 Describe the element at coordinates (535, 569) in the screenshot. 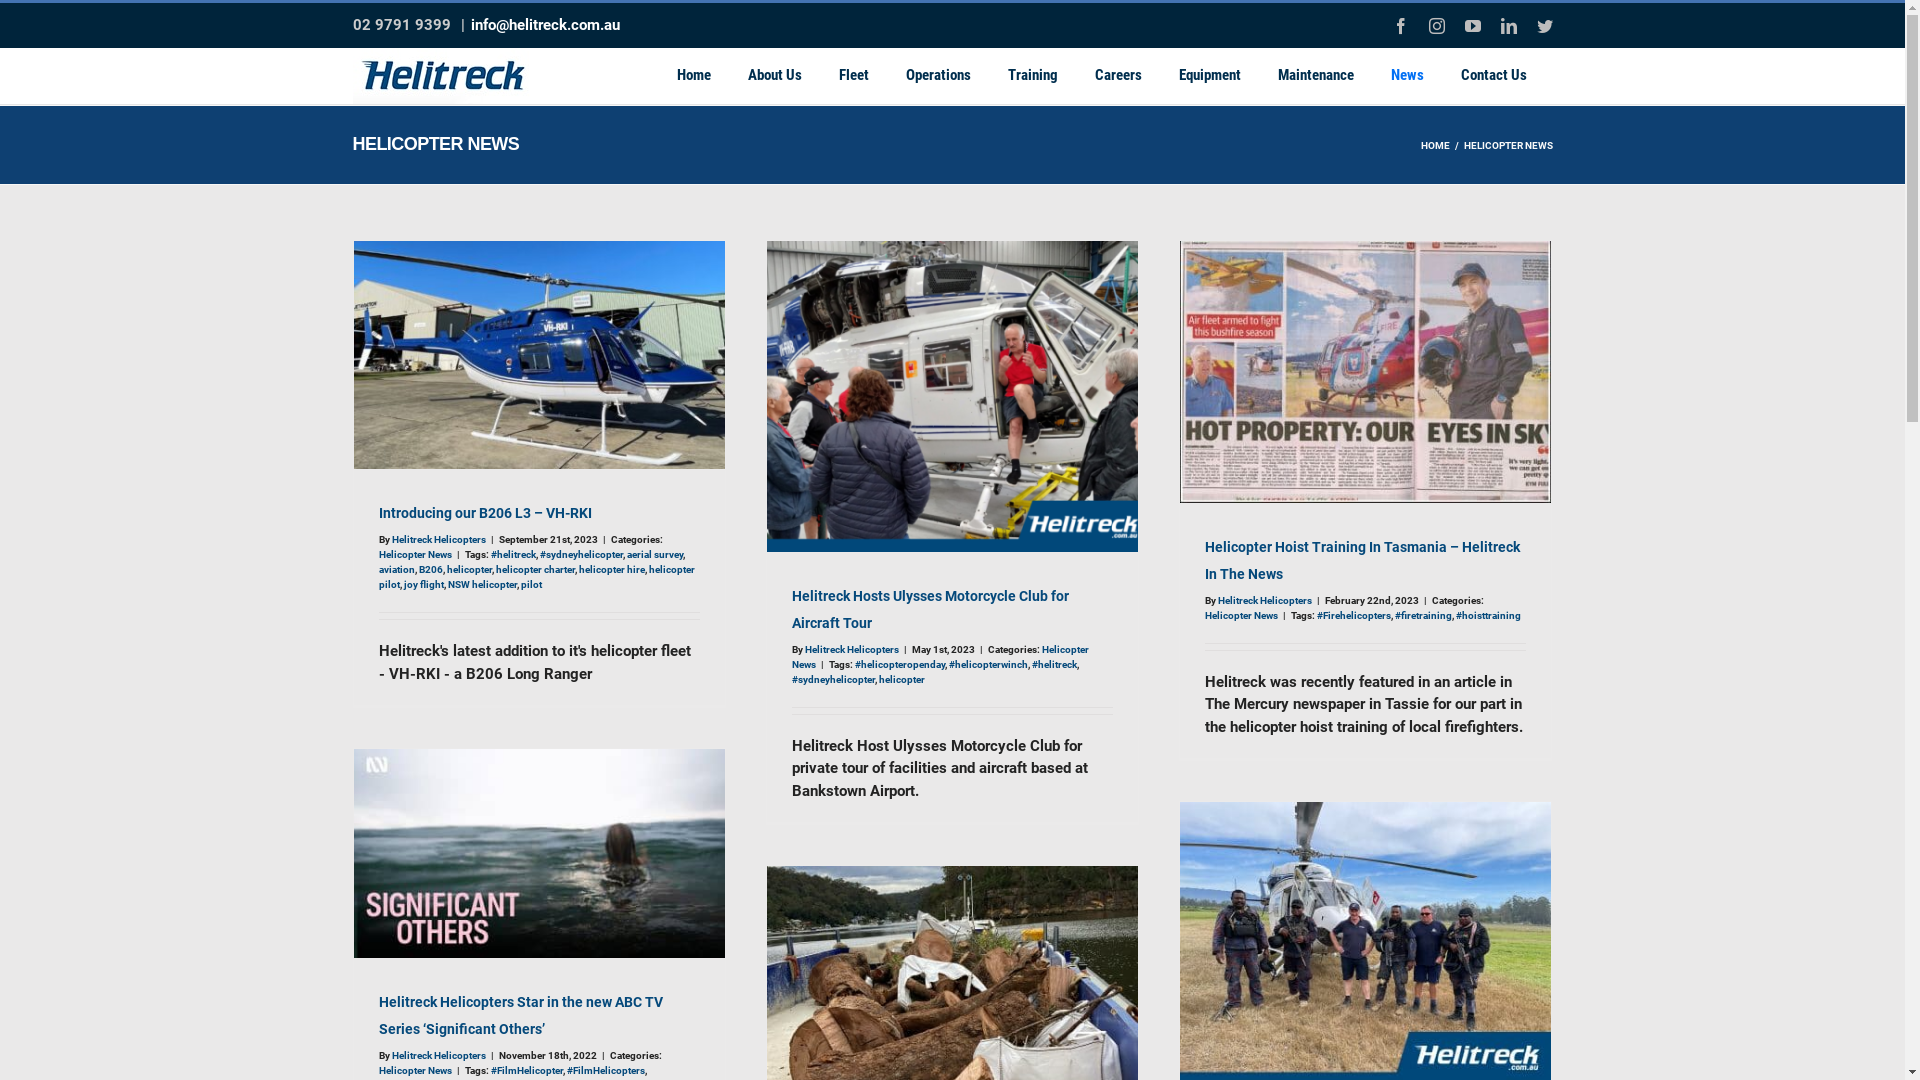

I see `'helicopter charter'` at that location.